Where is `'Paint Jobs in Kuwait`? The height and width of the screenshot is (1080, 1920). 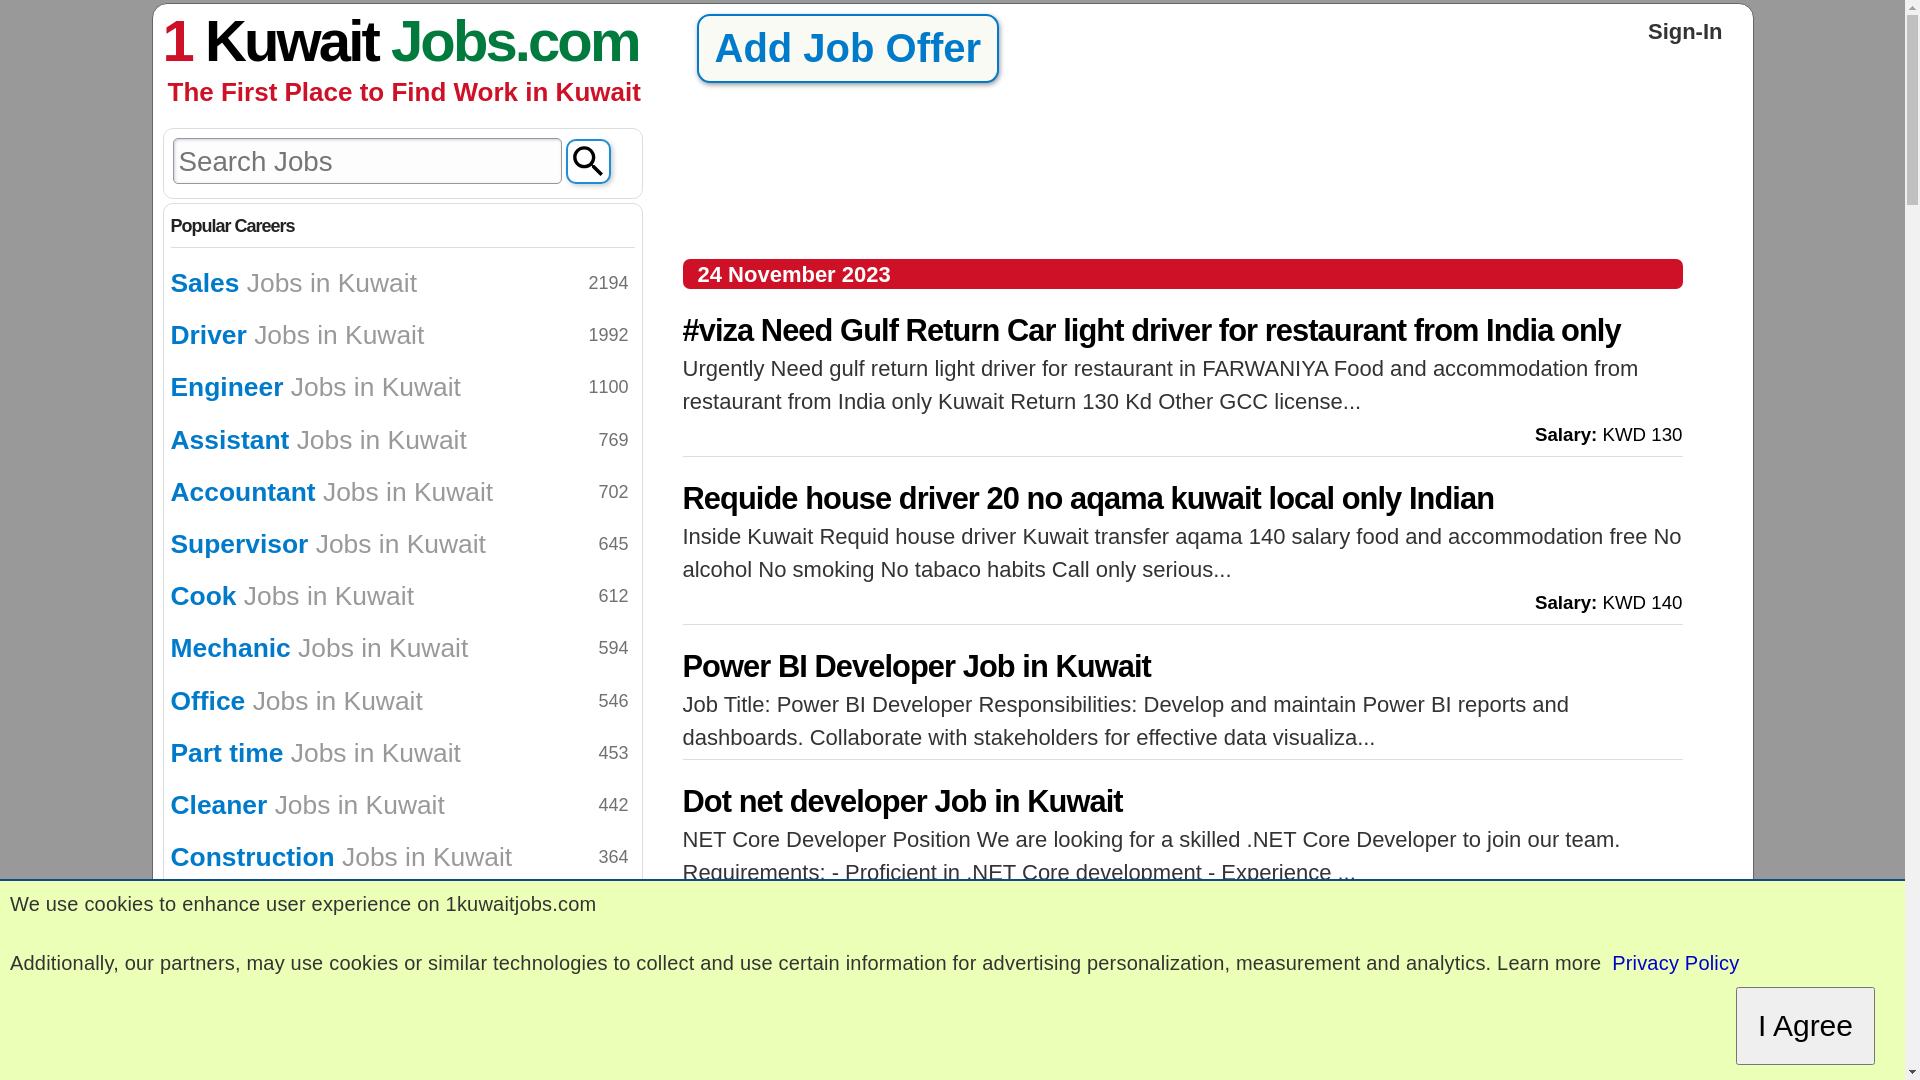
'Paint Jobs in Kuwait is located at coordinates (401, 1014).